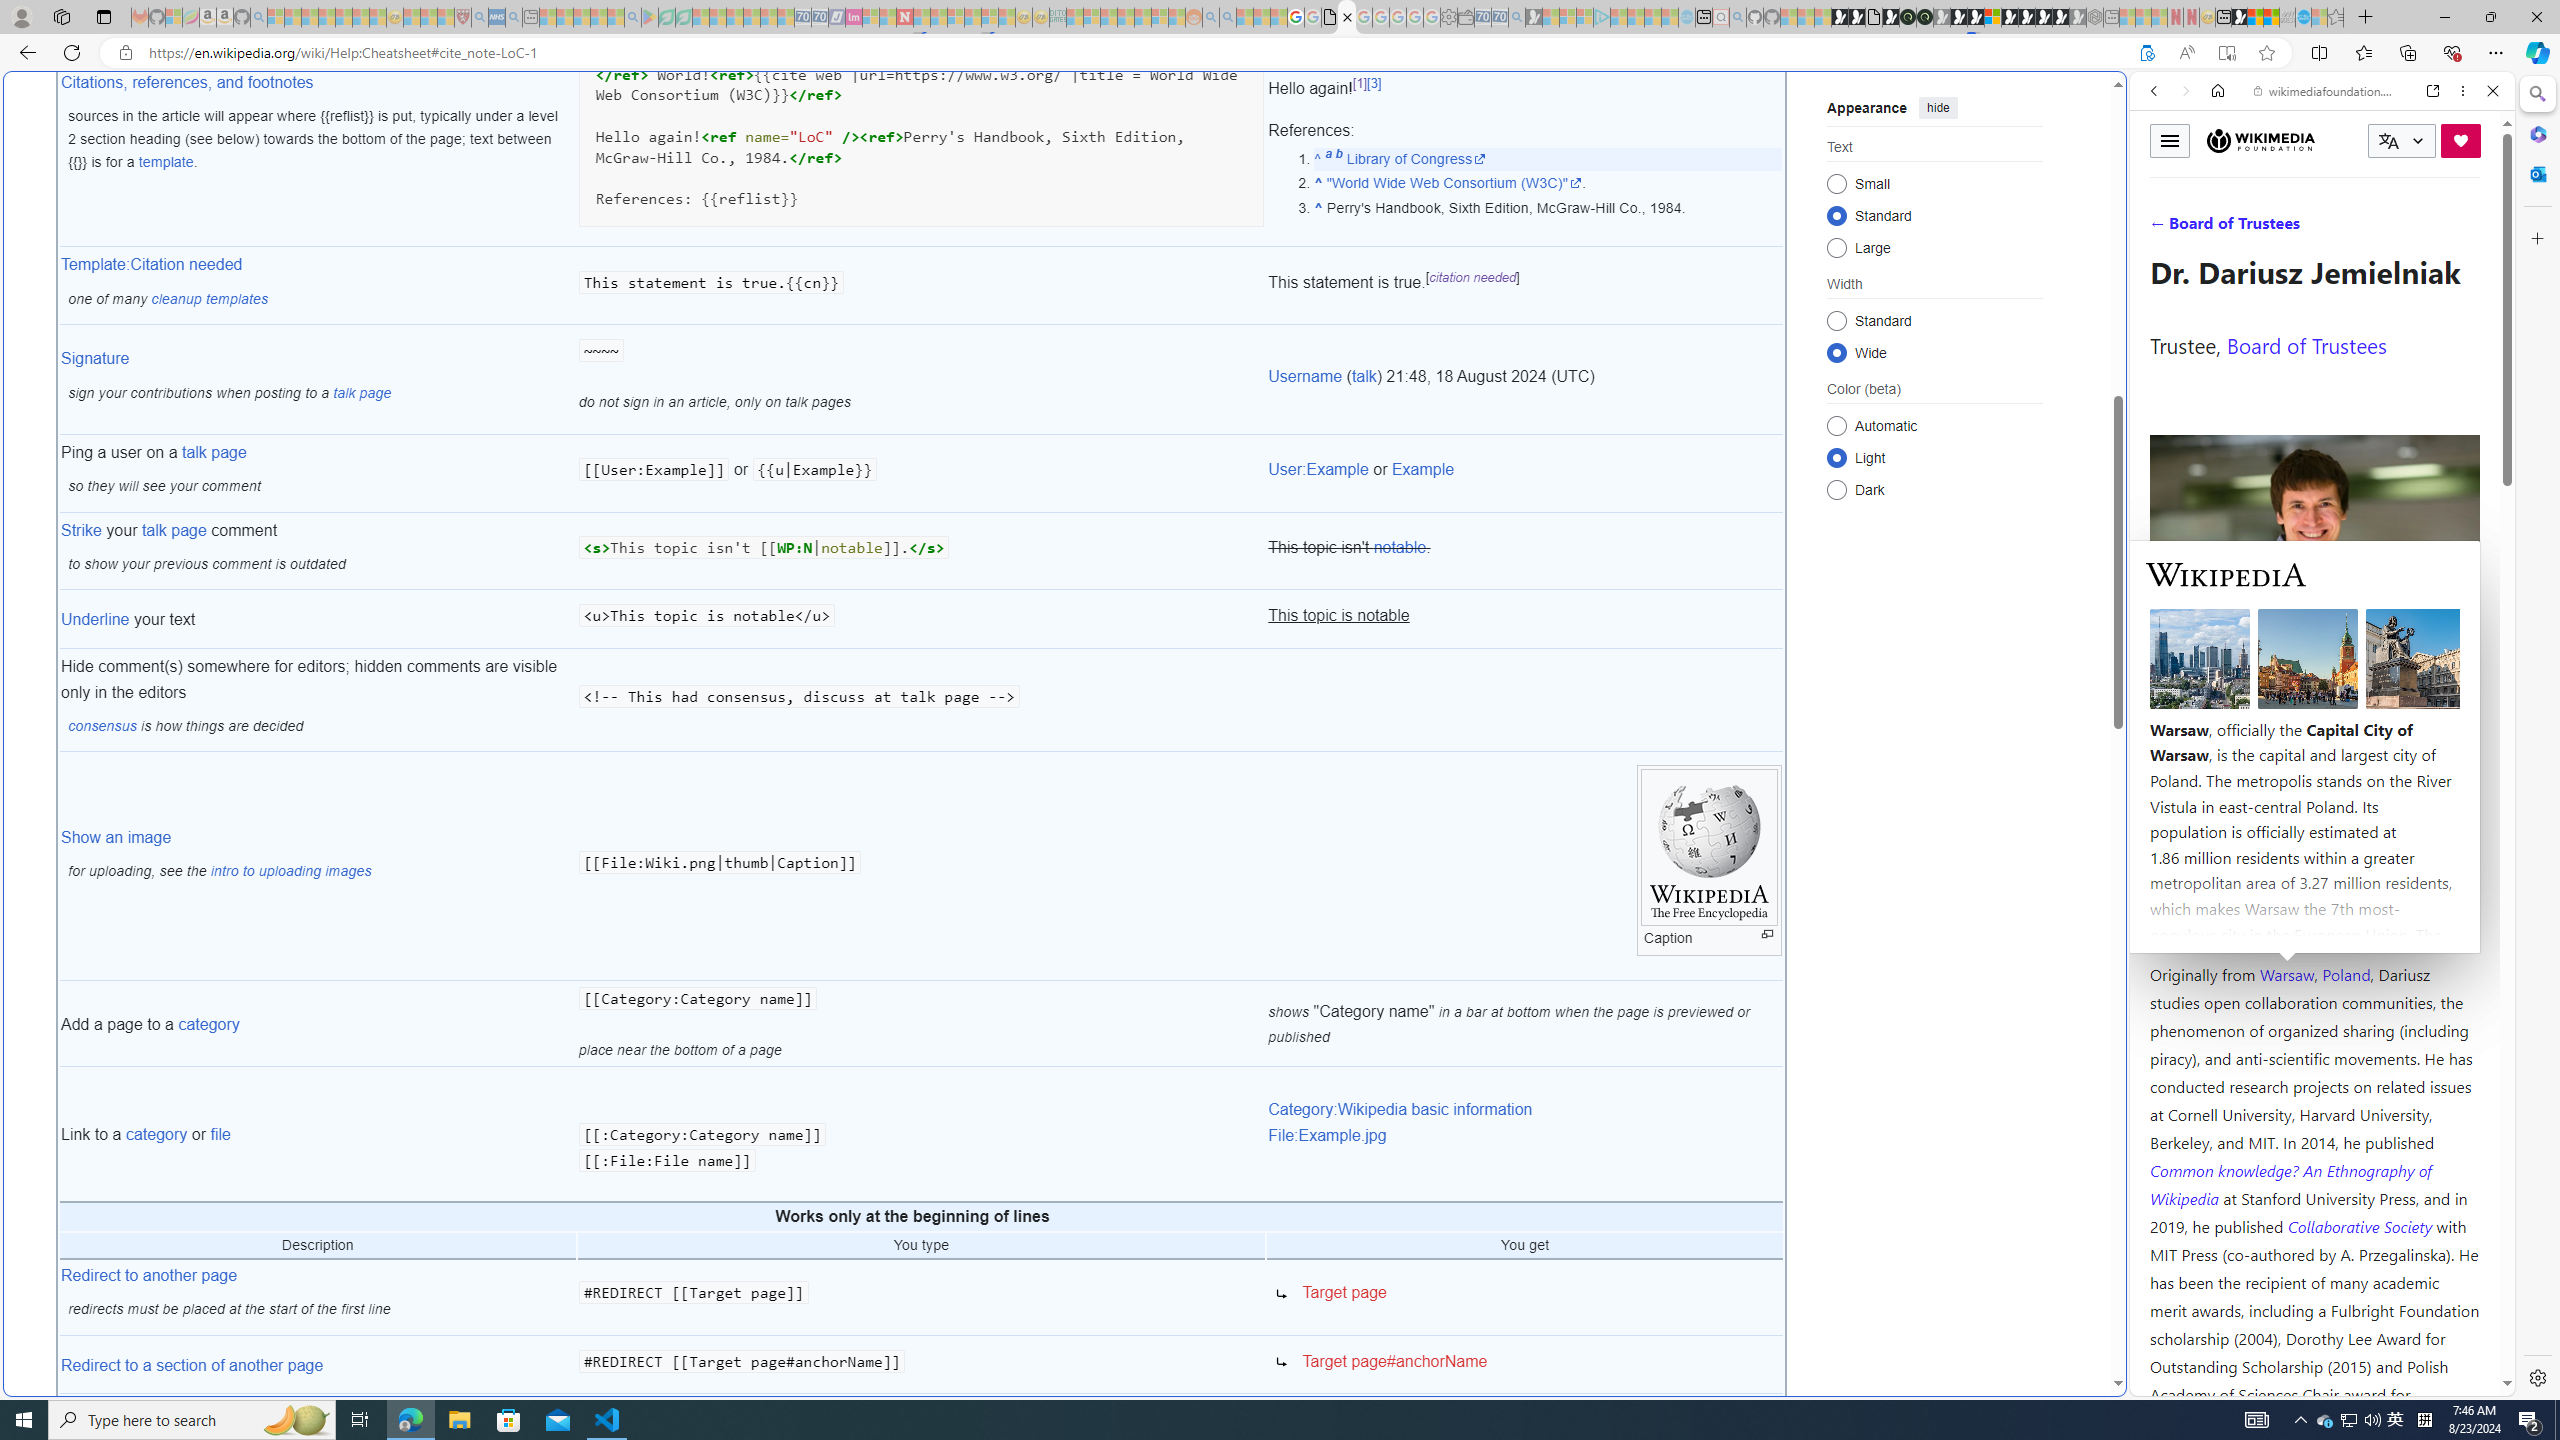 Image resolution: width=2560 pixels, height=1440 pixels. What do you see at coordinates (2327, 91) in the screenshot?
I see `'wikimediafoundation.org'` at bounding box center [2327, 91].